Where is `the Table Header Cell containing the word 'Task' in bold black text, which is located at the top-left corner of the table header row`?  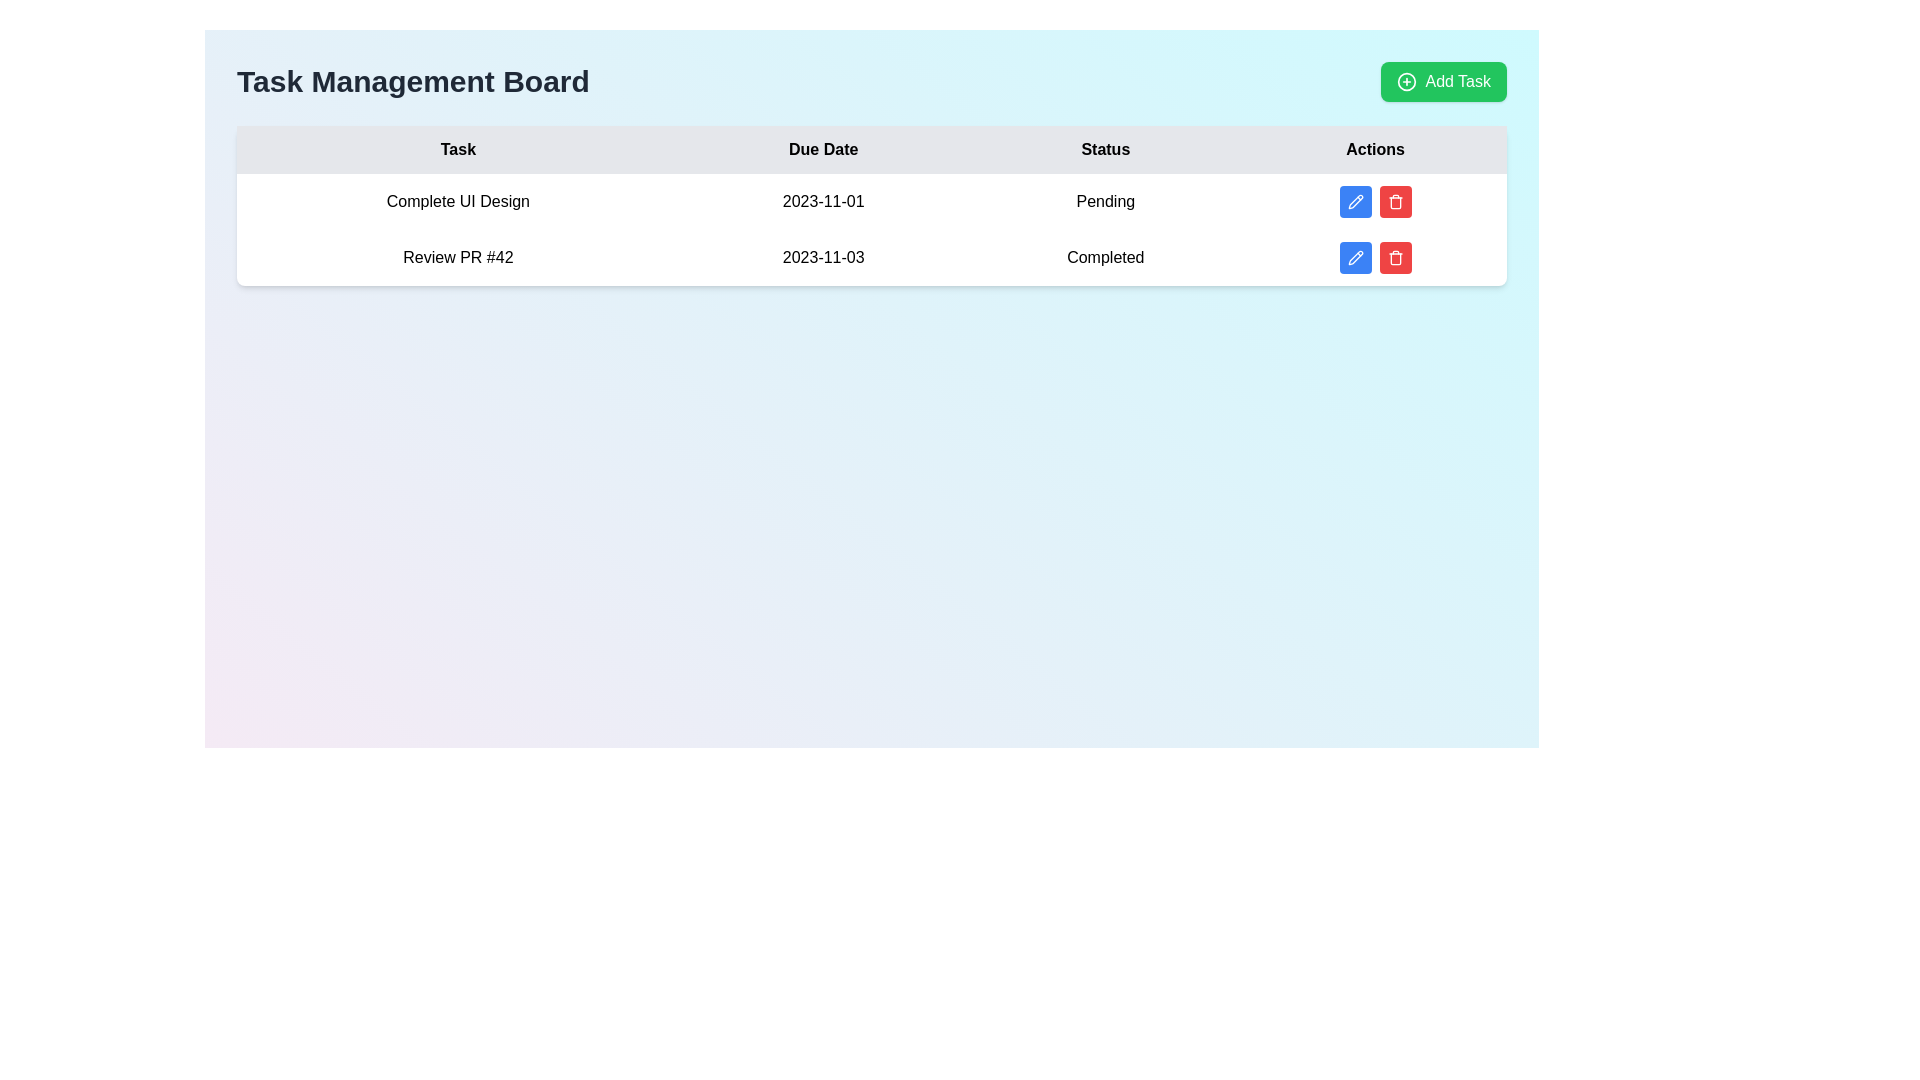 the Table Header Cell containing the word 'Task' in bold black text, which is located at the top-left corner of the table header row is located at coordinates (457, 149).